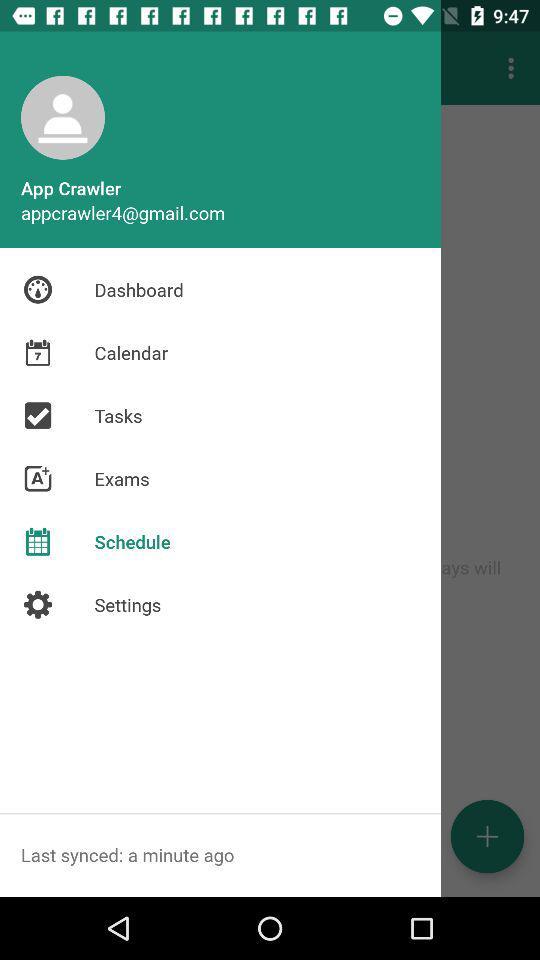  What do you see at coordinates (38, 414) in the screenshot?
I see `the icon beside the tasks` at bounding box center [38, 414].